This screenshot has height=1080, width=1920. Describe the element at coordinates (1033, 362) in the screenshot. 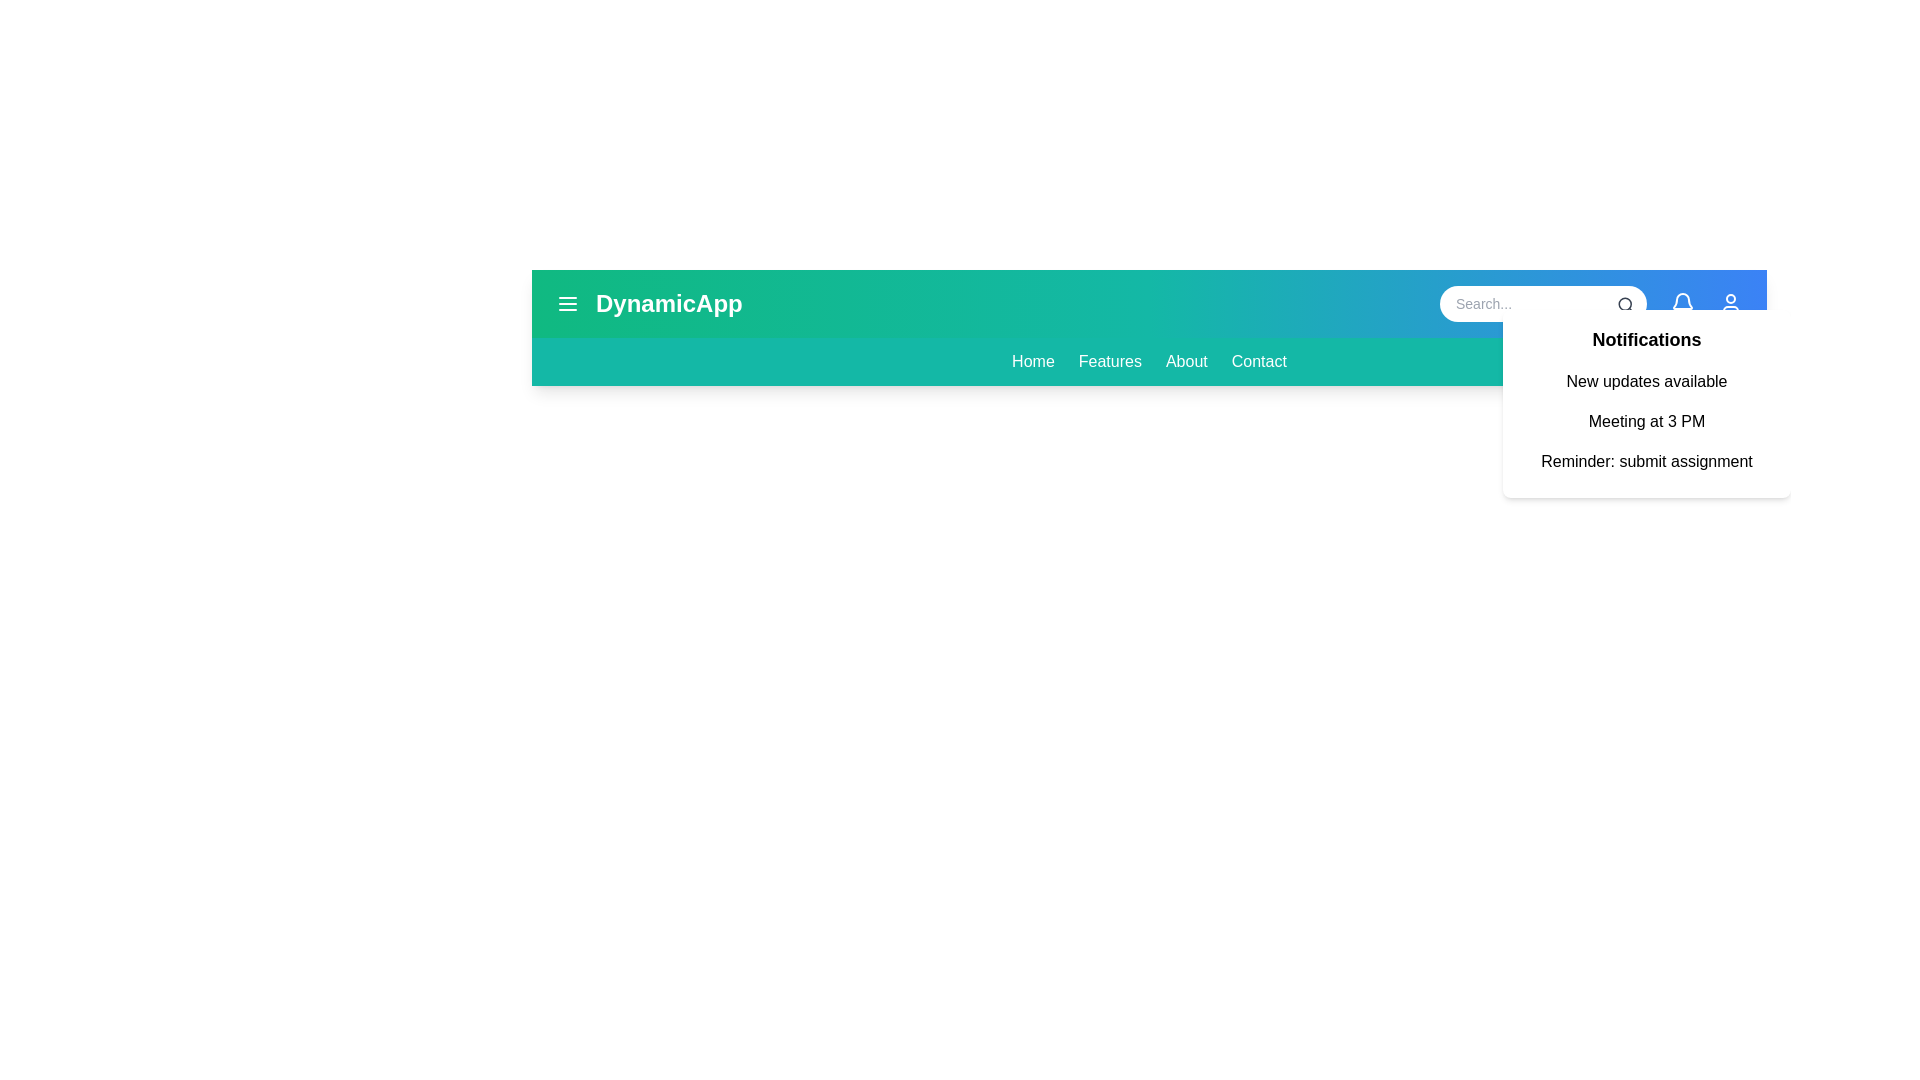

I see `the navigation menu item 'Home' to navigate to the respective section` at that location.